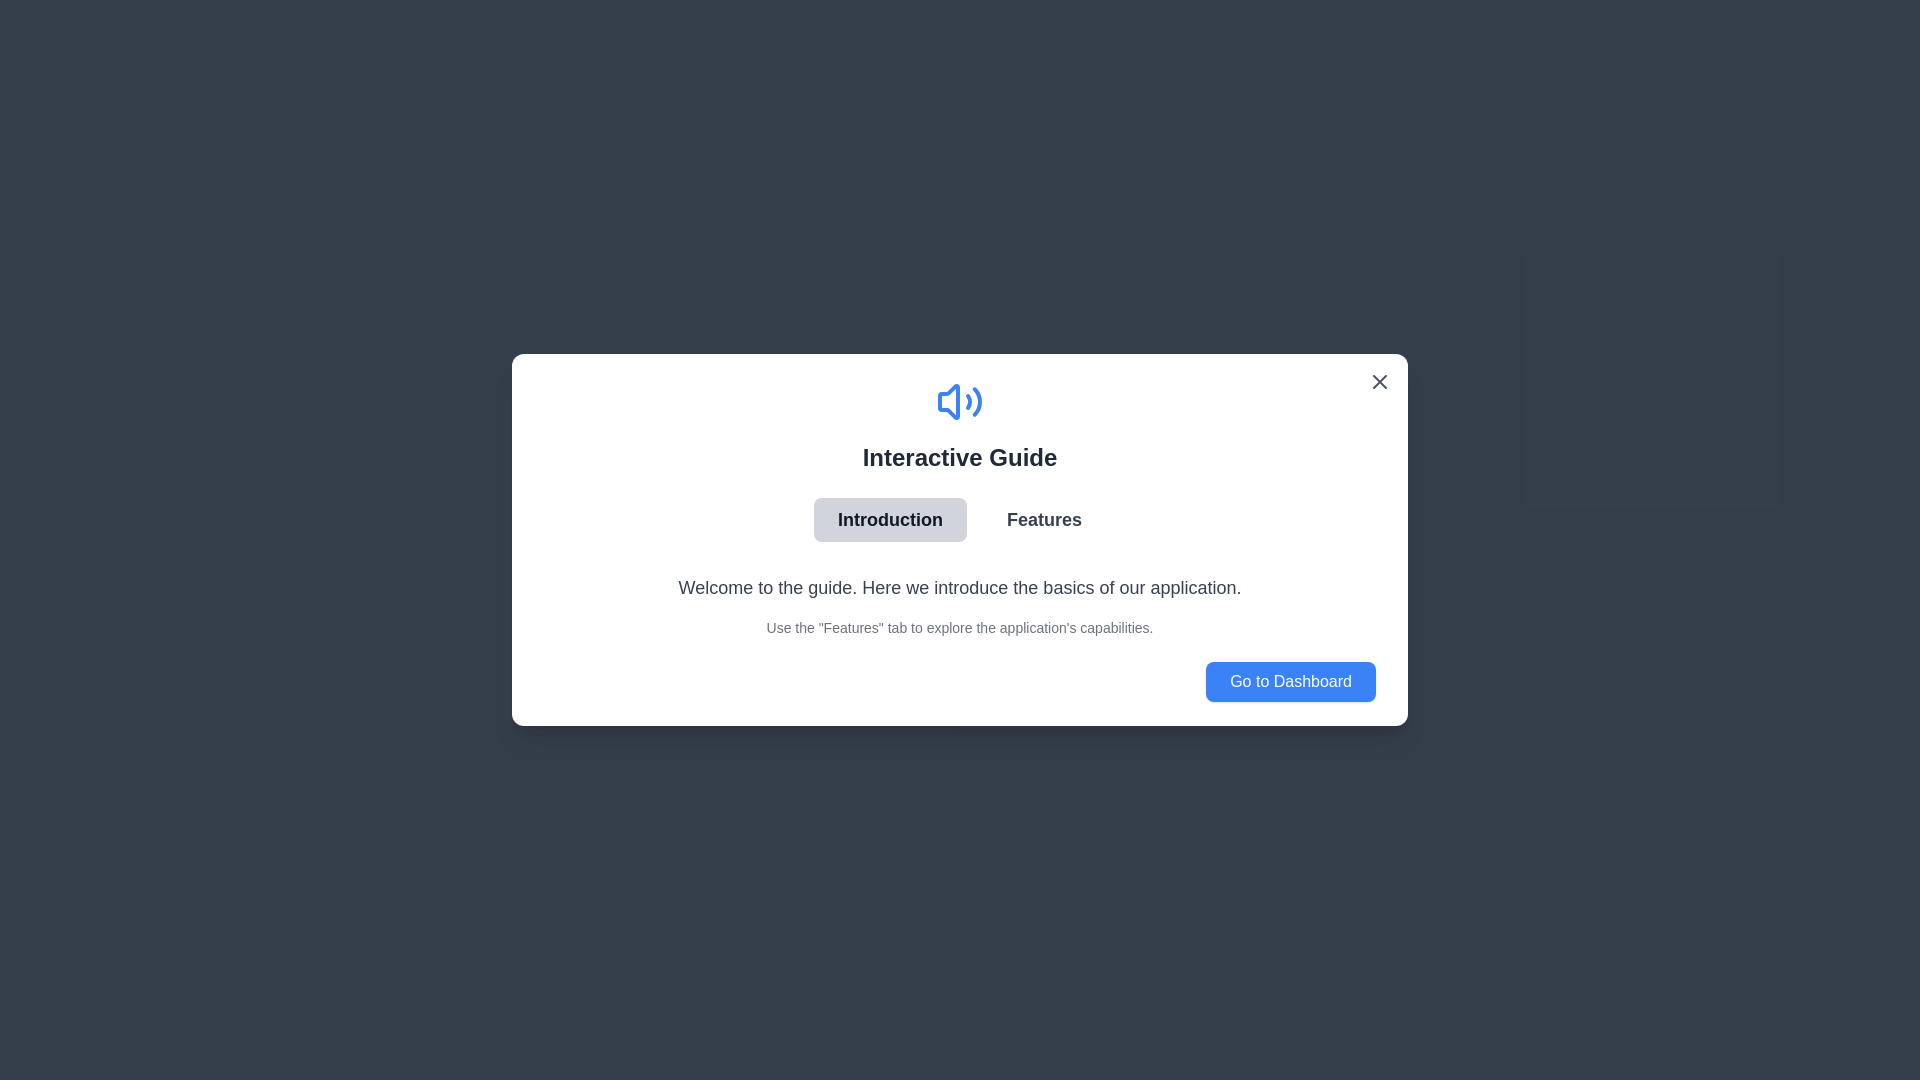 The image size is (1920, 1080). I want to click on the 'Introduction' button located centrally at the top of the white panel, so click(889, 519).